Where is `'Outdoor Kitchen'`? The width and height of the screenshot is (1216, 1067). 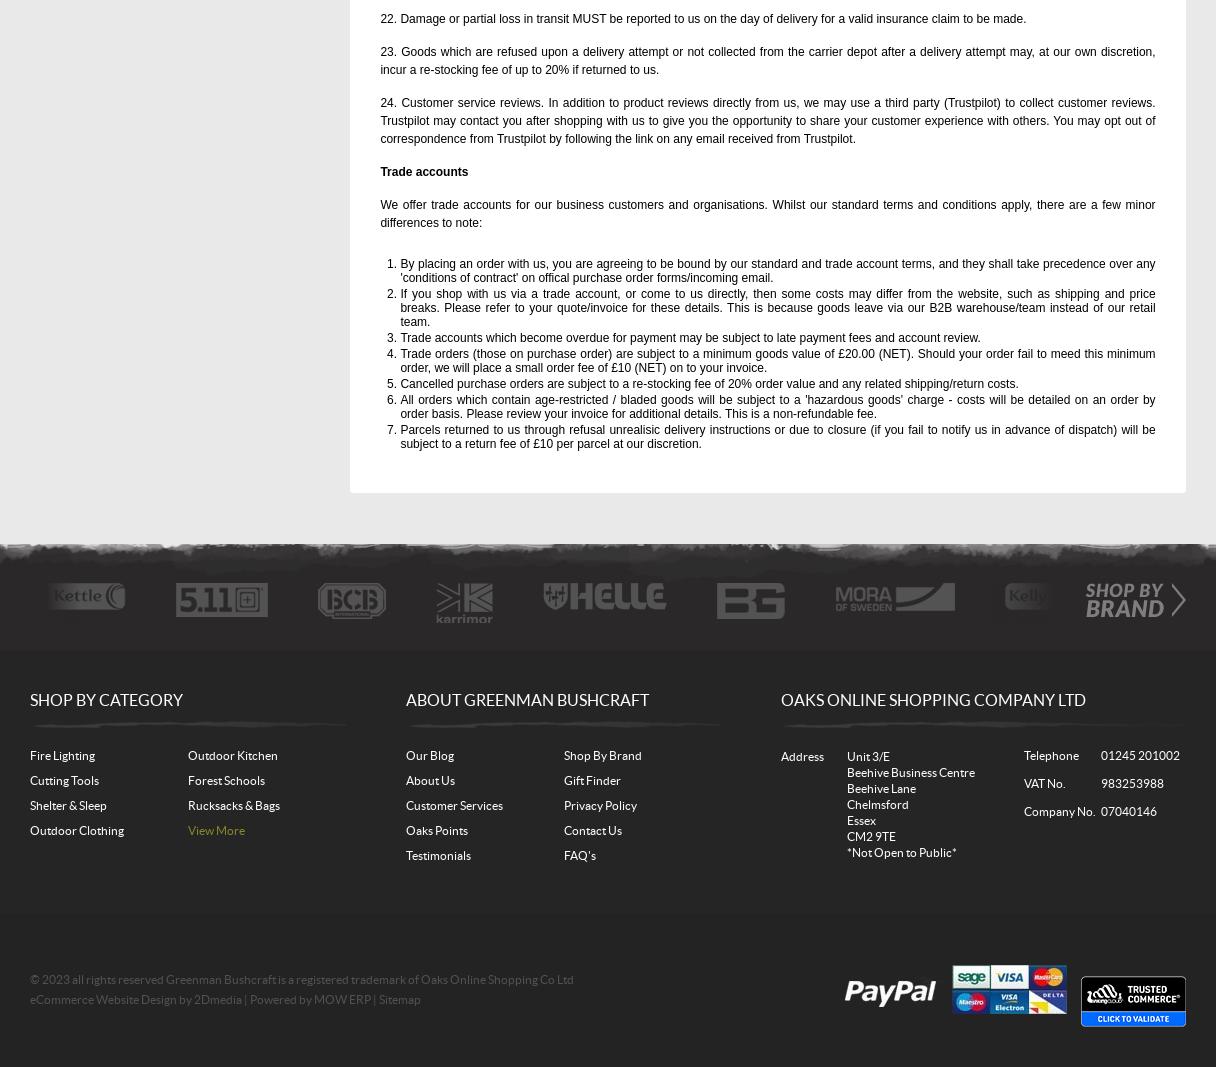 'Outdoor Kitchen' is located at coordinates (231, 754).